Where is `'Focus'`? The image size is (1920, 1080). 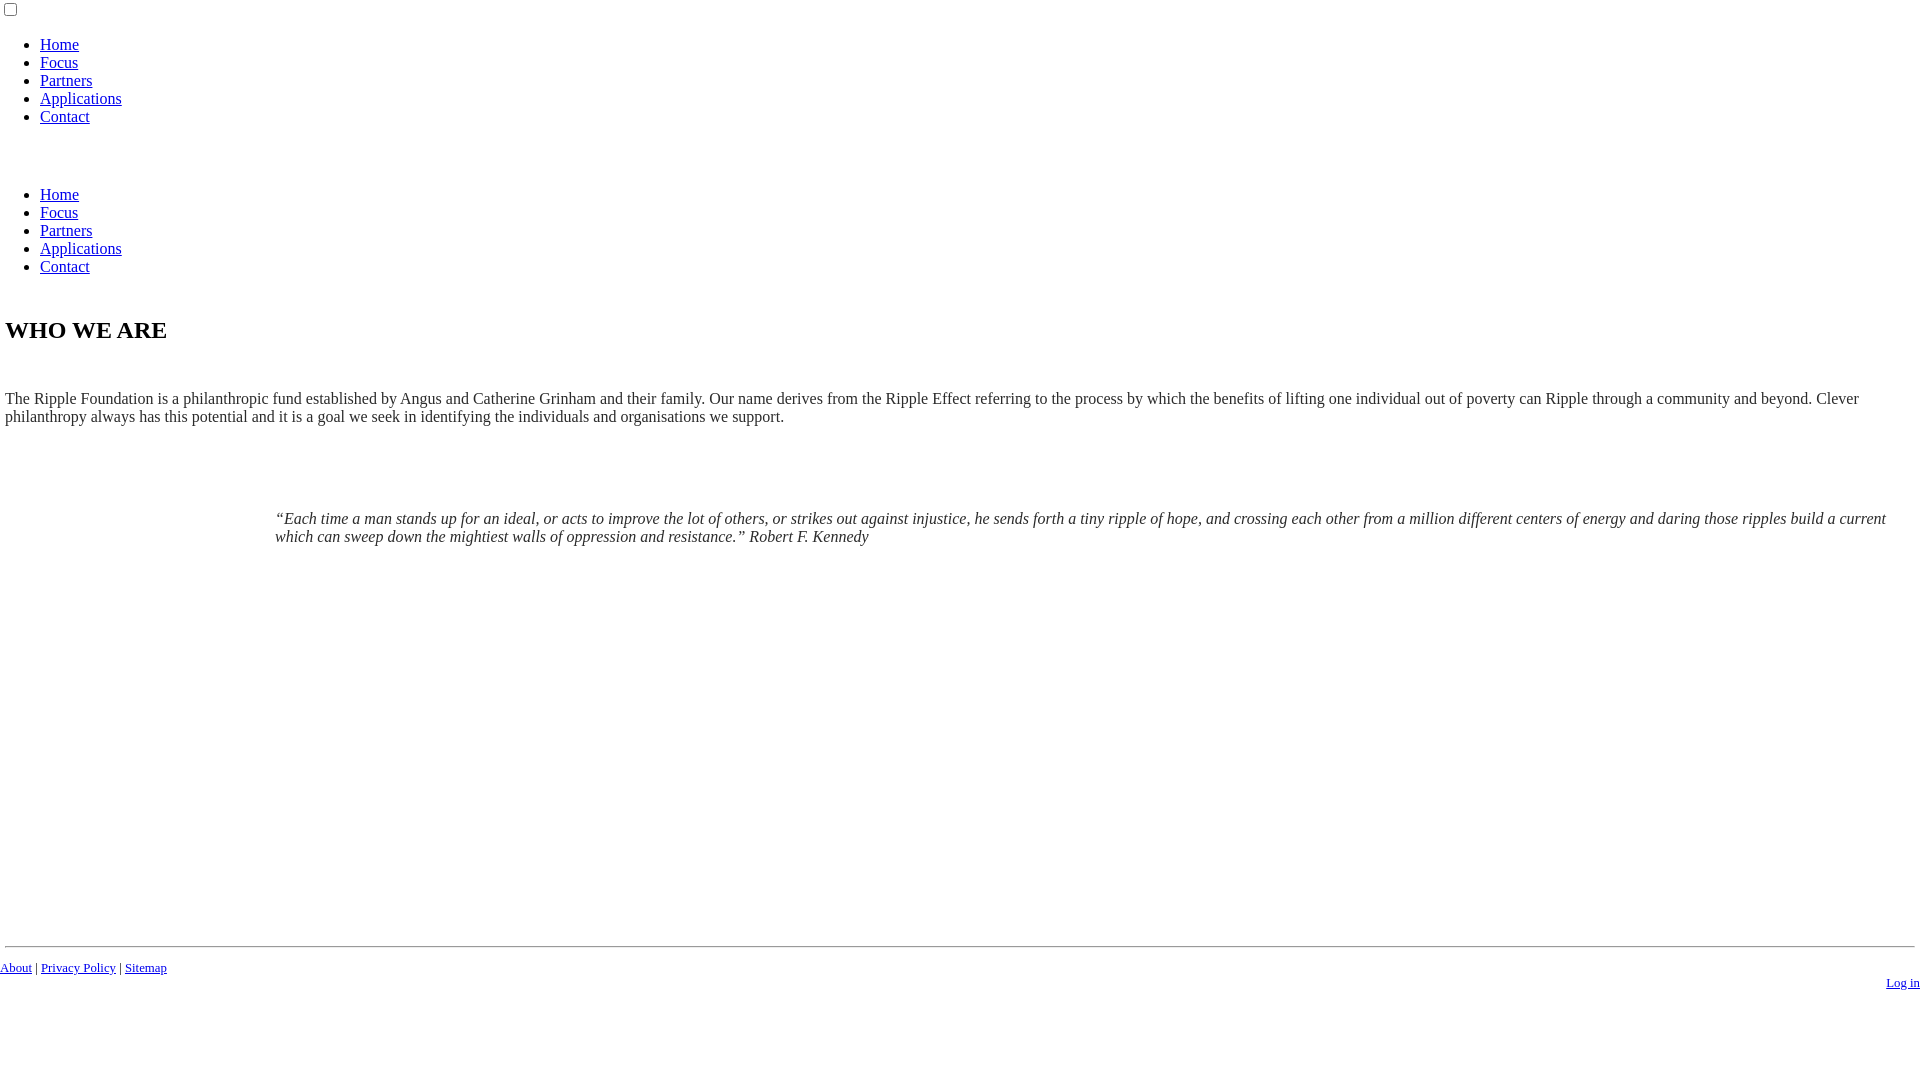
'Focus' is located at coordinates (39, 212).